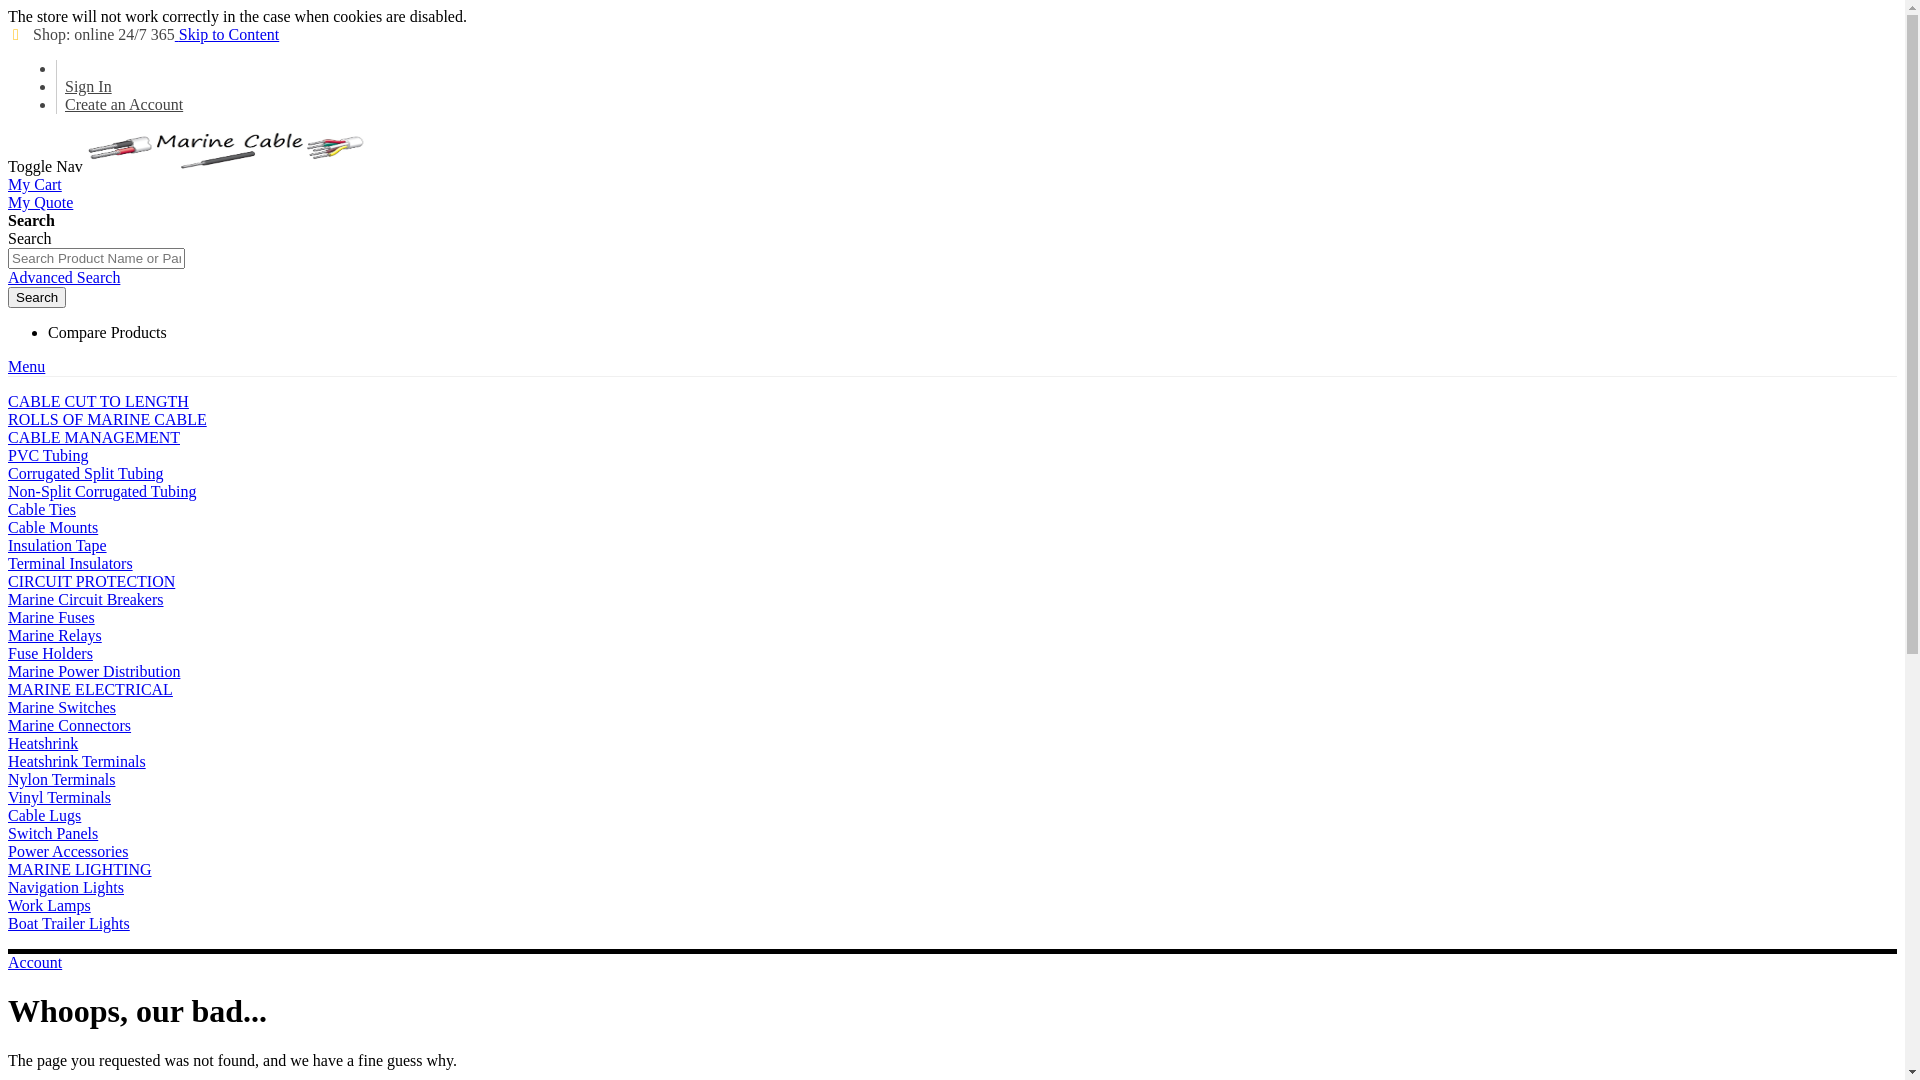 The width and height of the screenshot is (1920, 1080). What do you see at coordinates (85, 473) in the screenshot?
I see `'Corrugated Split Tubing'` at bounding box center [85, 473].